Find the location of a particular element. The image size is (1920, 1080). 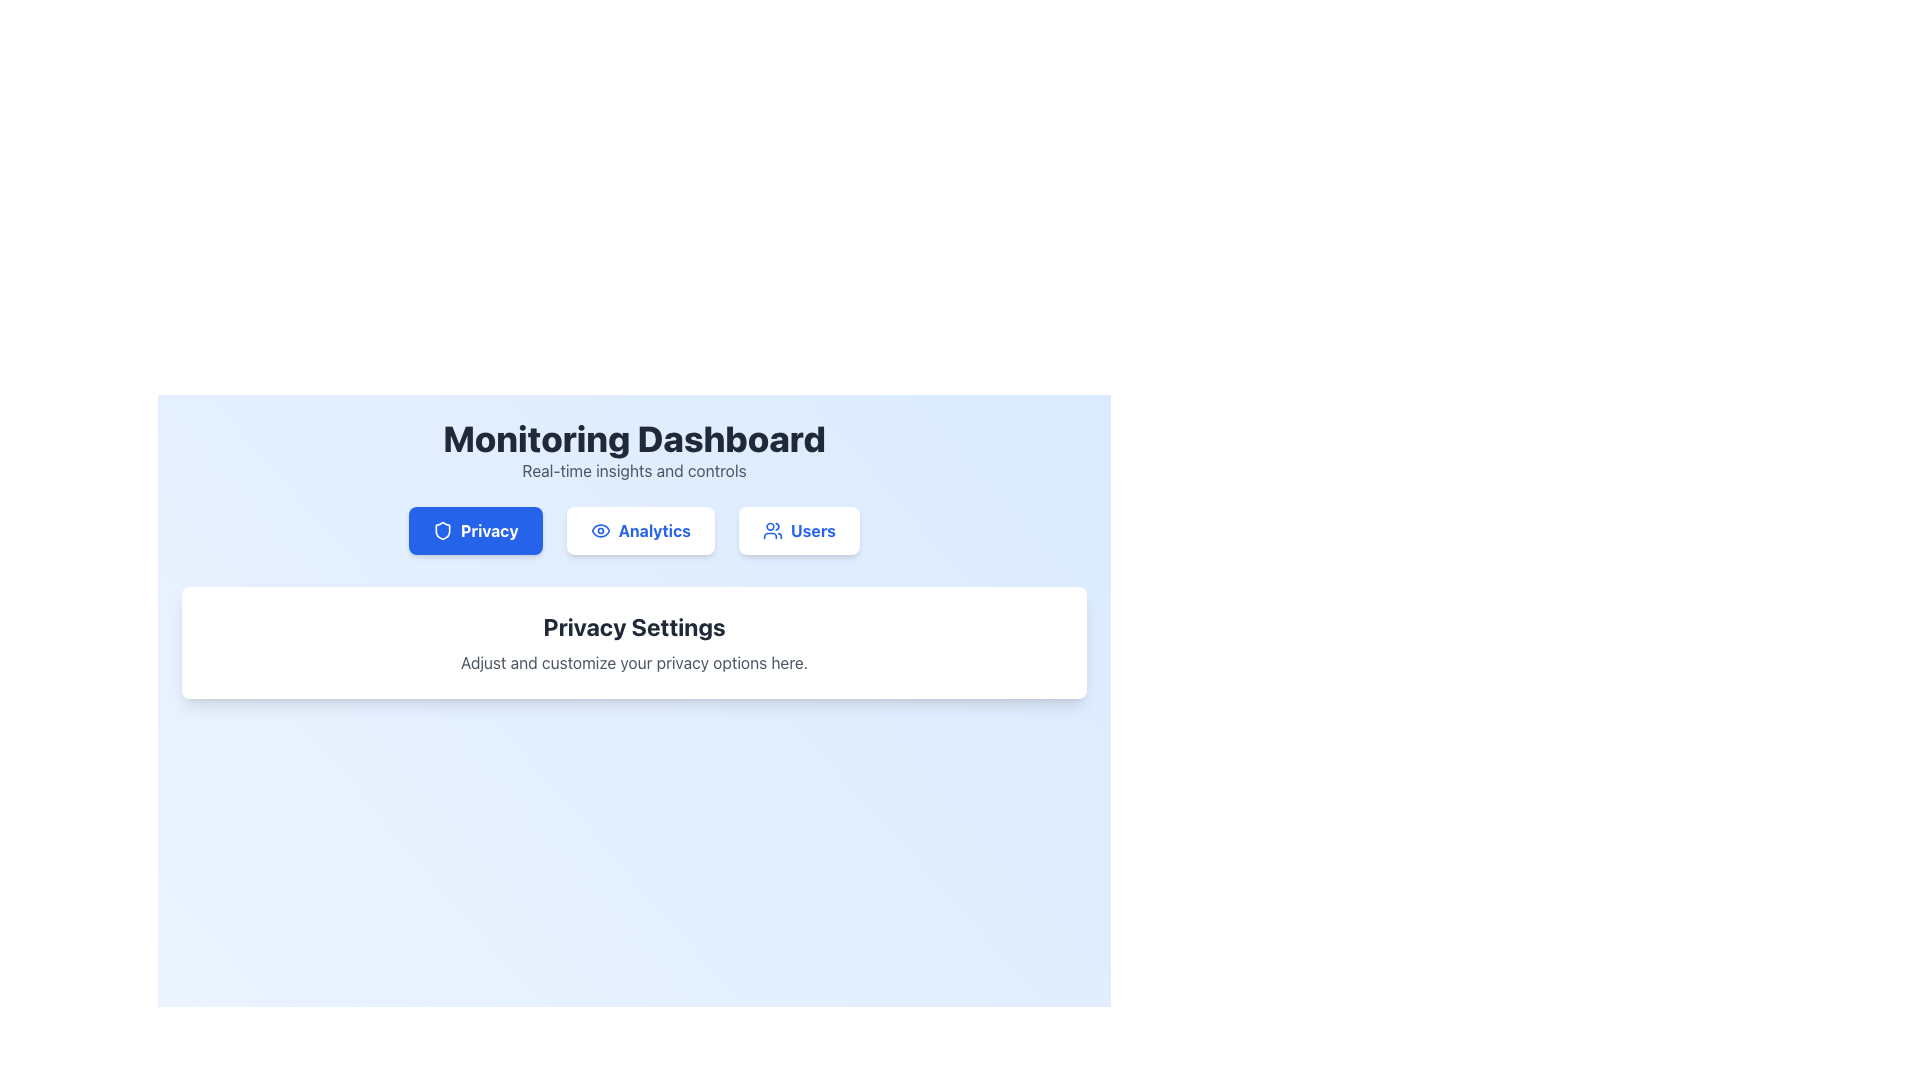

the 'Users' button, which is the third button in a horizontal group of three buttons, styled with a white background and blue bold text, featuring an icon of two small stylized users is located at coordinates (798, 530).